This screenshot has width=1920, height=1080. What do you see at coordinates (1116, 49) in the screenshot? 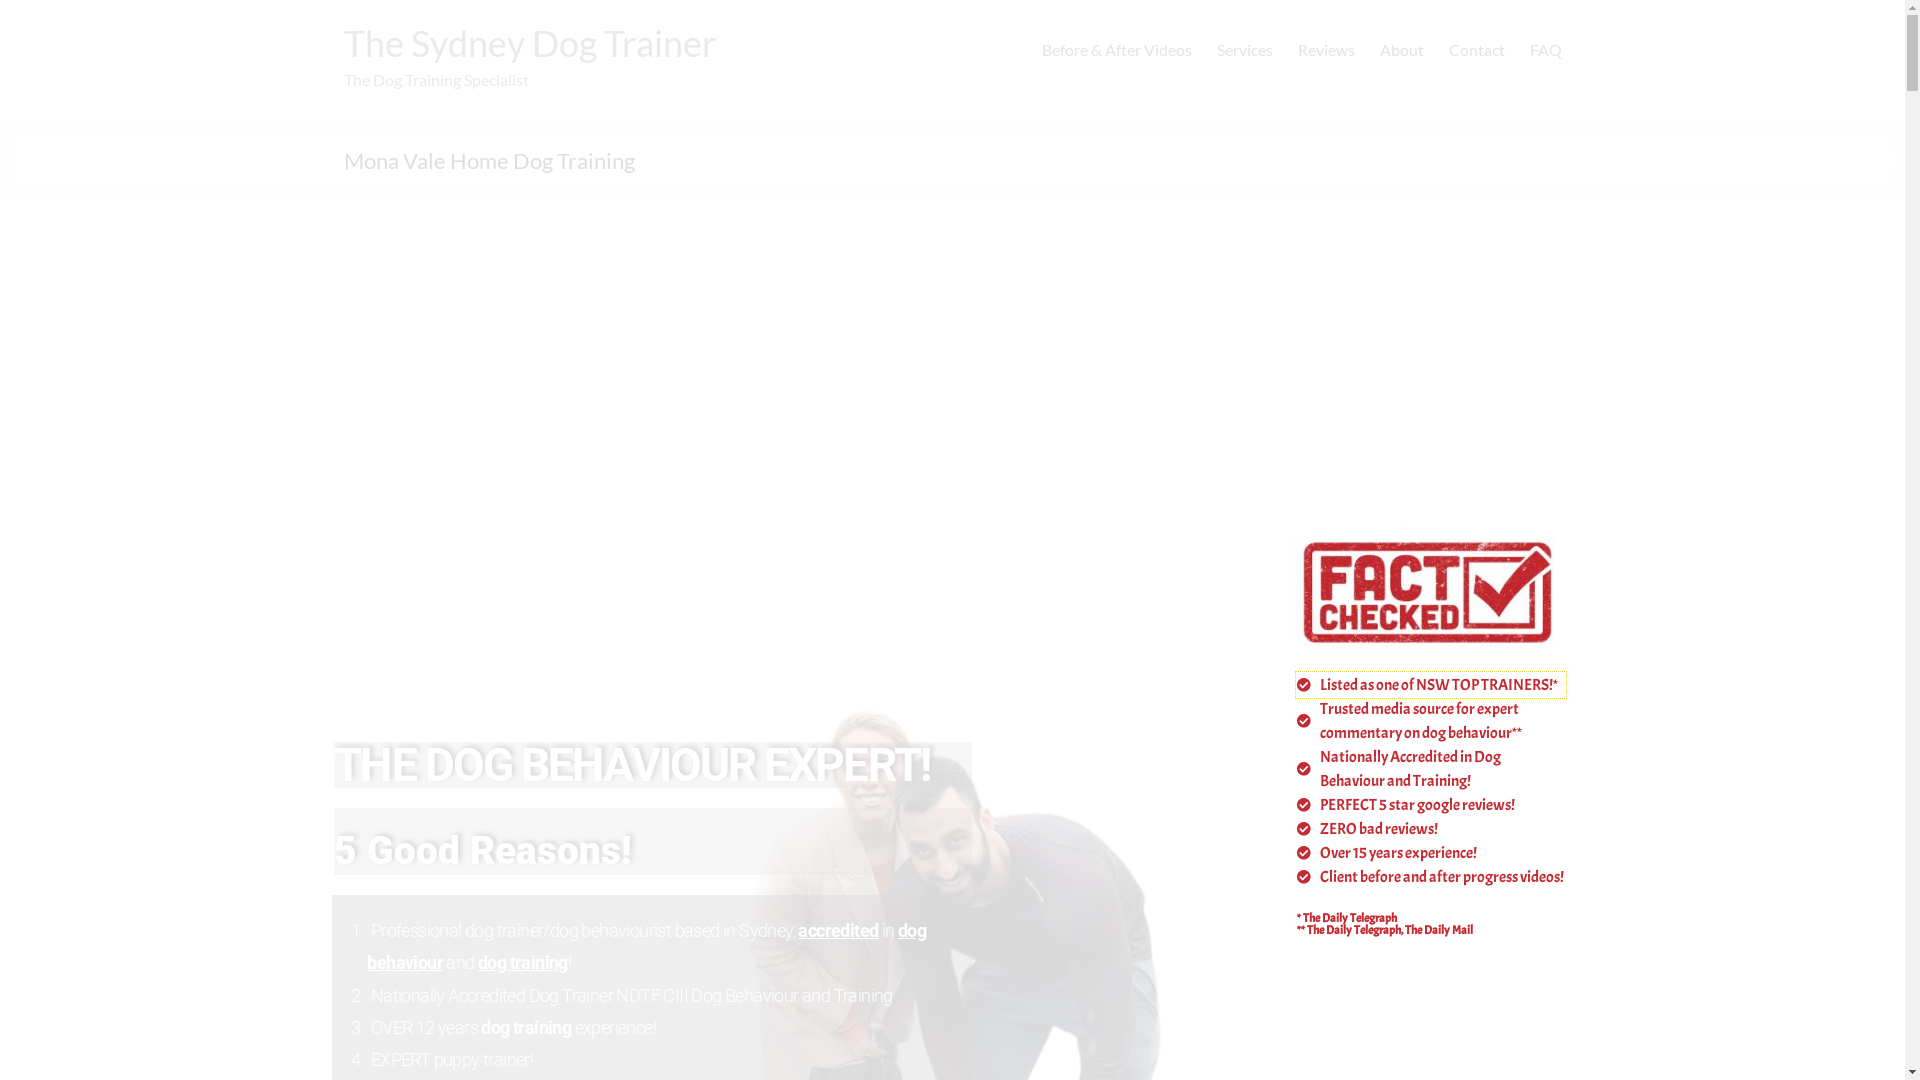
I see `'Before & After Videos'` at bounding box center [1116, 49].